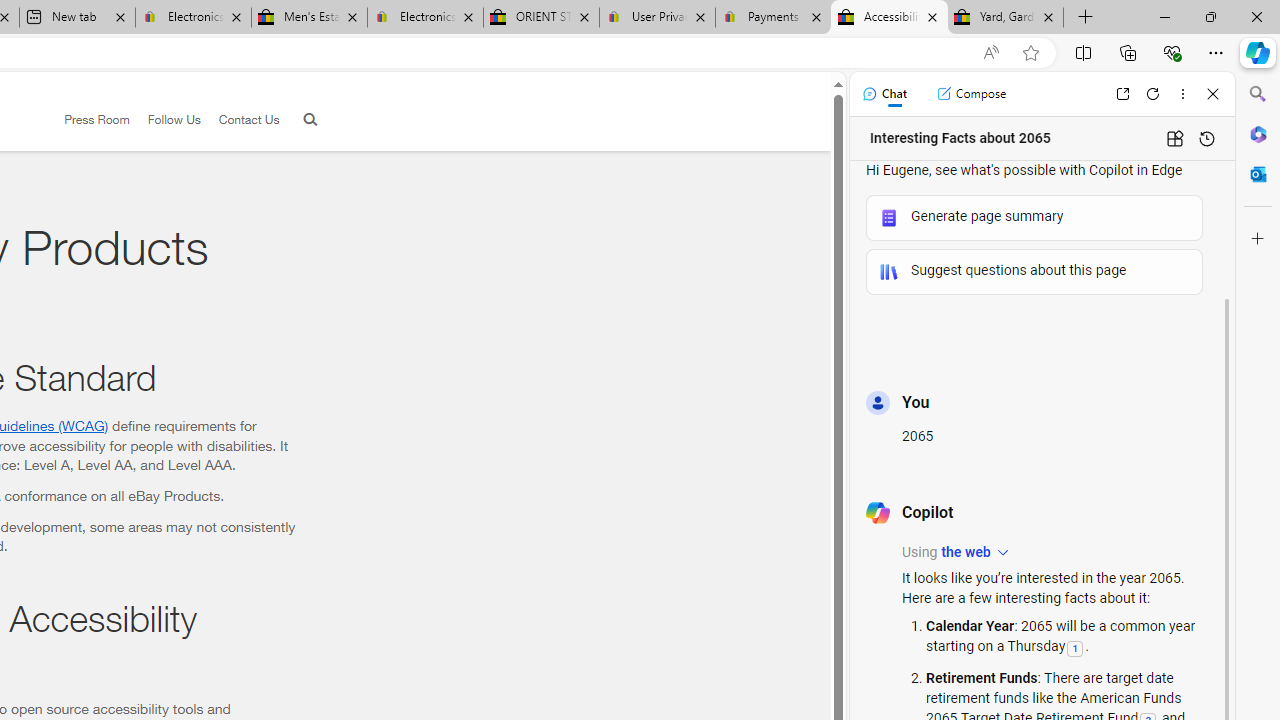 This screenshot has height=720, width=1280. Describe the element at coordinates (971, 93) in the screenshot. I see `'Compose'` at that location.